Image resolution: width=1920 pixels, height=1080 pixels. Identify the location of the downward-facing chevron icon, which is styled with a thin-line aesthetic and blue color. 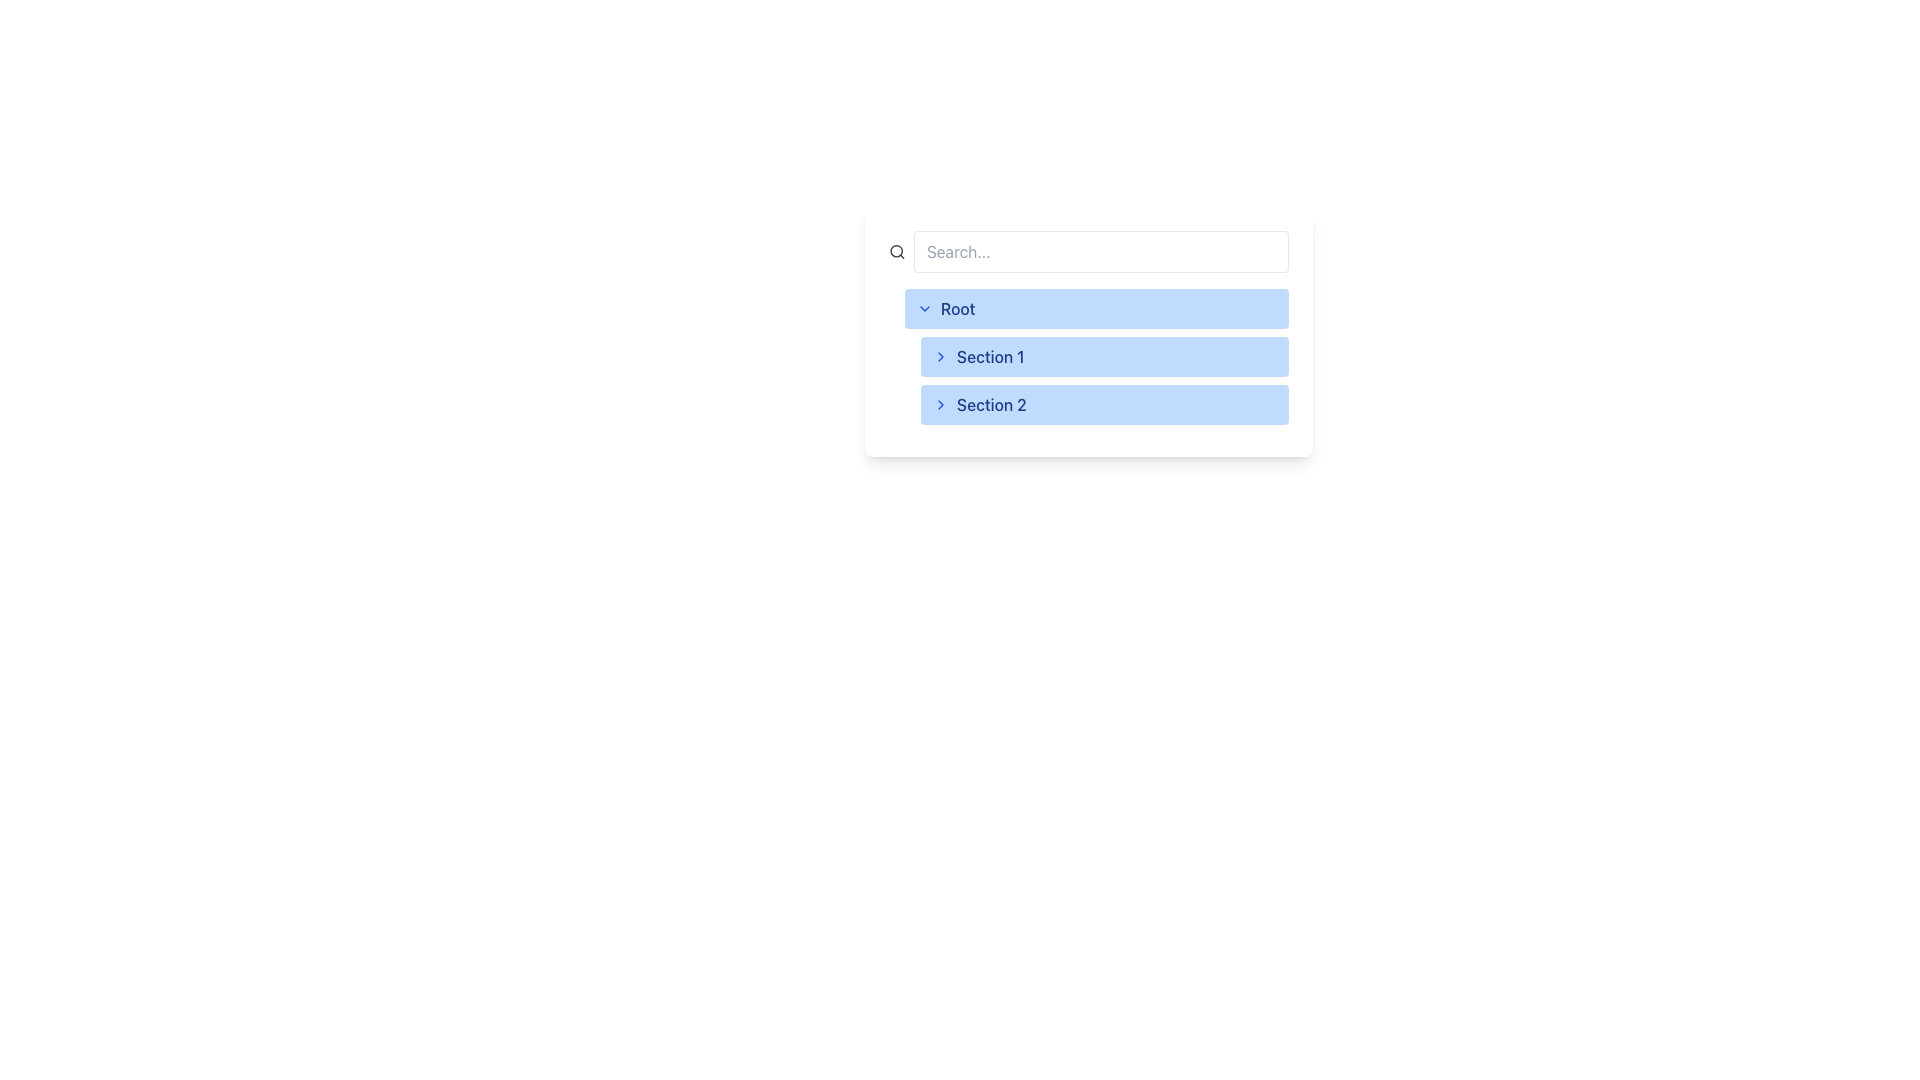
(924, 308).